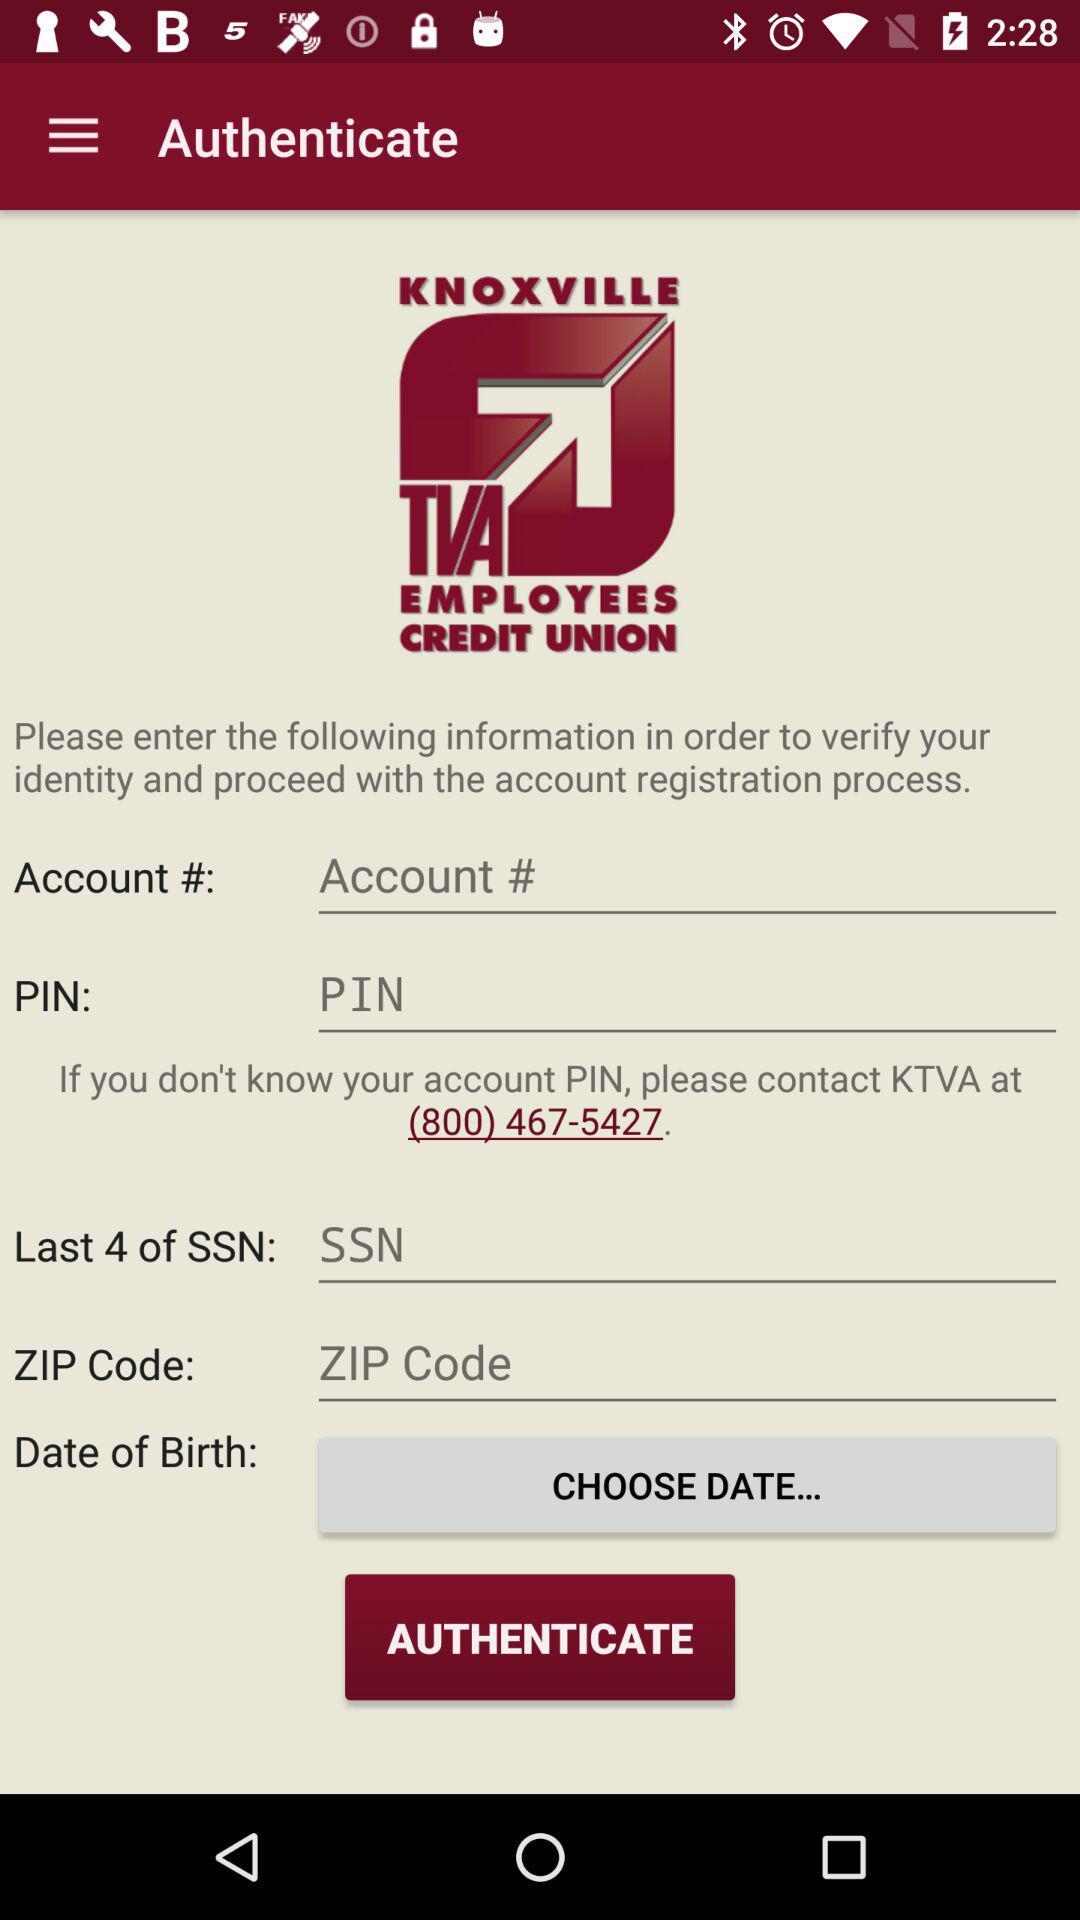 This screenshot has width=1080, height=1920. What do you see at coordinates (686, 993) in the screenshot?
I see `go back` at bounding box center [686, 993].